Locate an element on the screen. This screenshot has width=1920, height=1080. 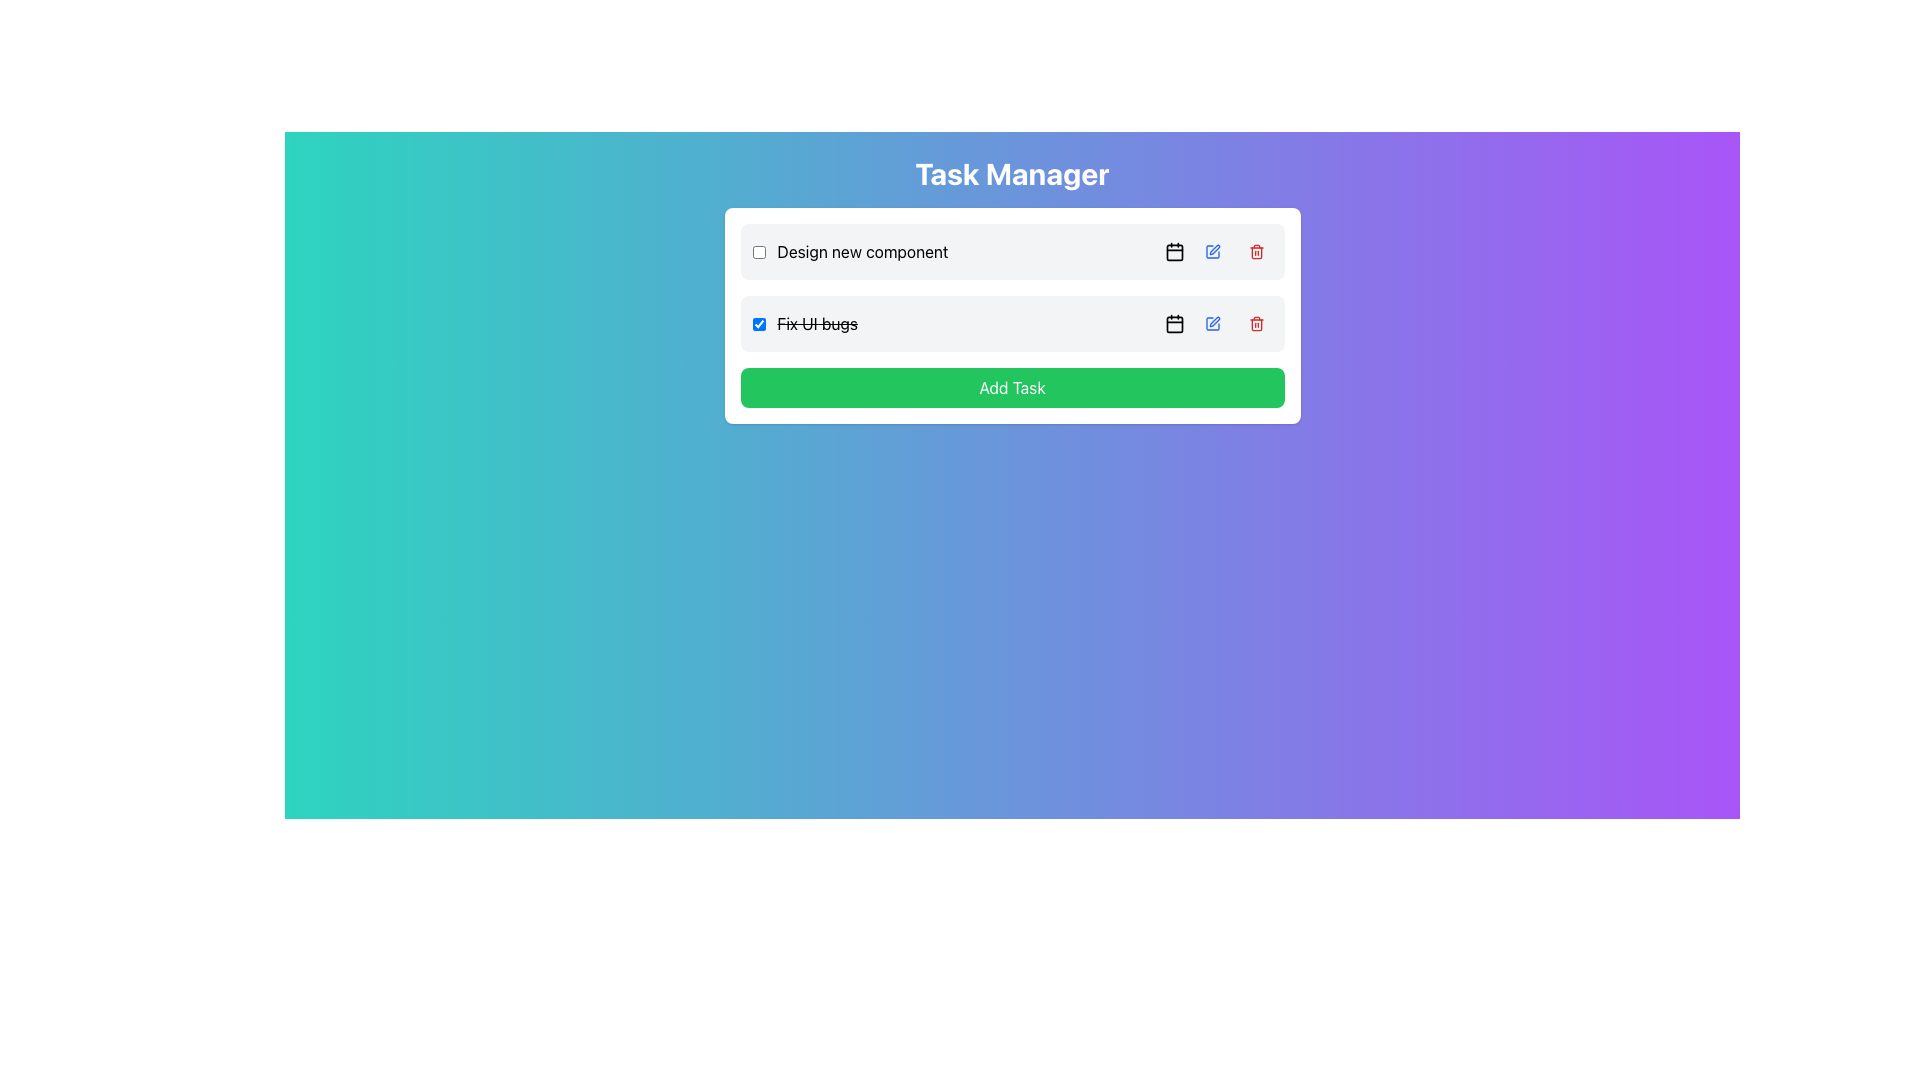
the checkbox with a checkmark symbol is located at coordinates (757, 323).